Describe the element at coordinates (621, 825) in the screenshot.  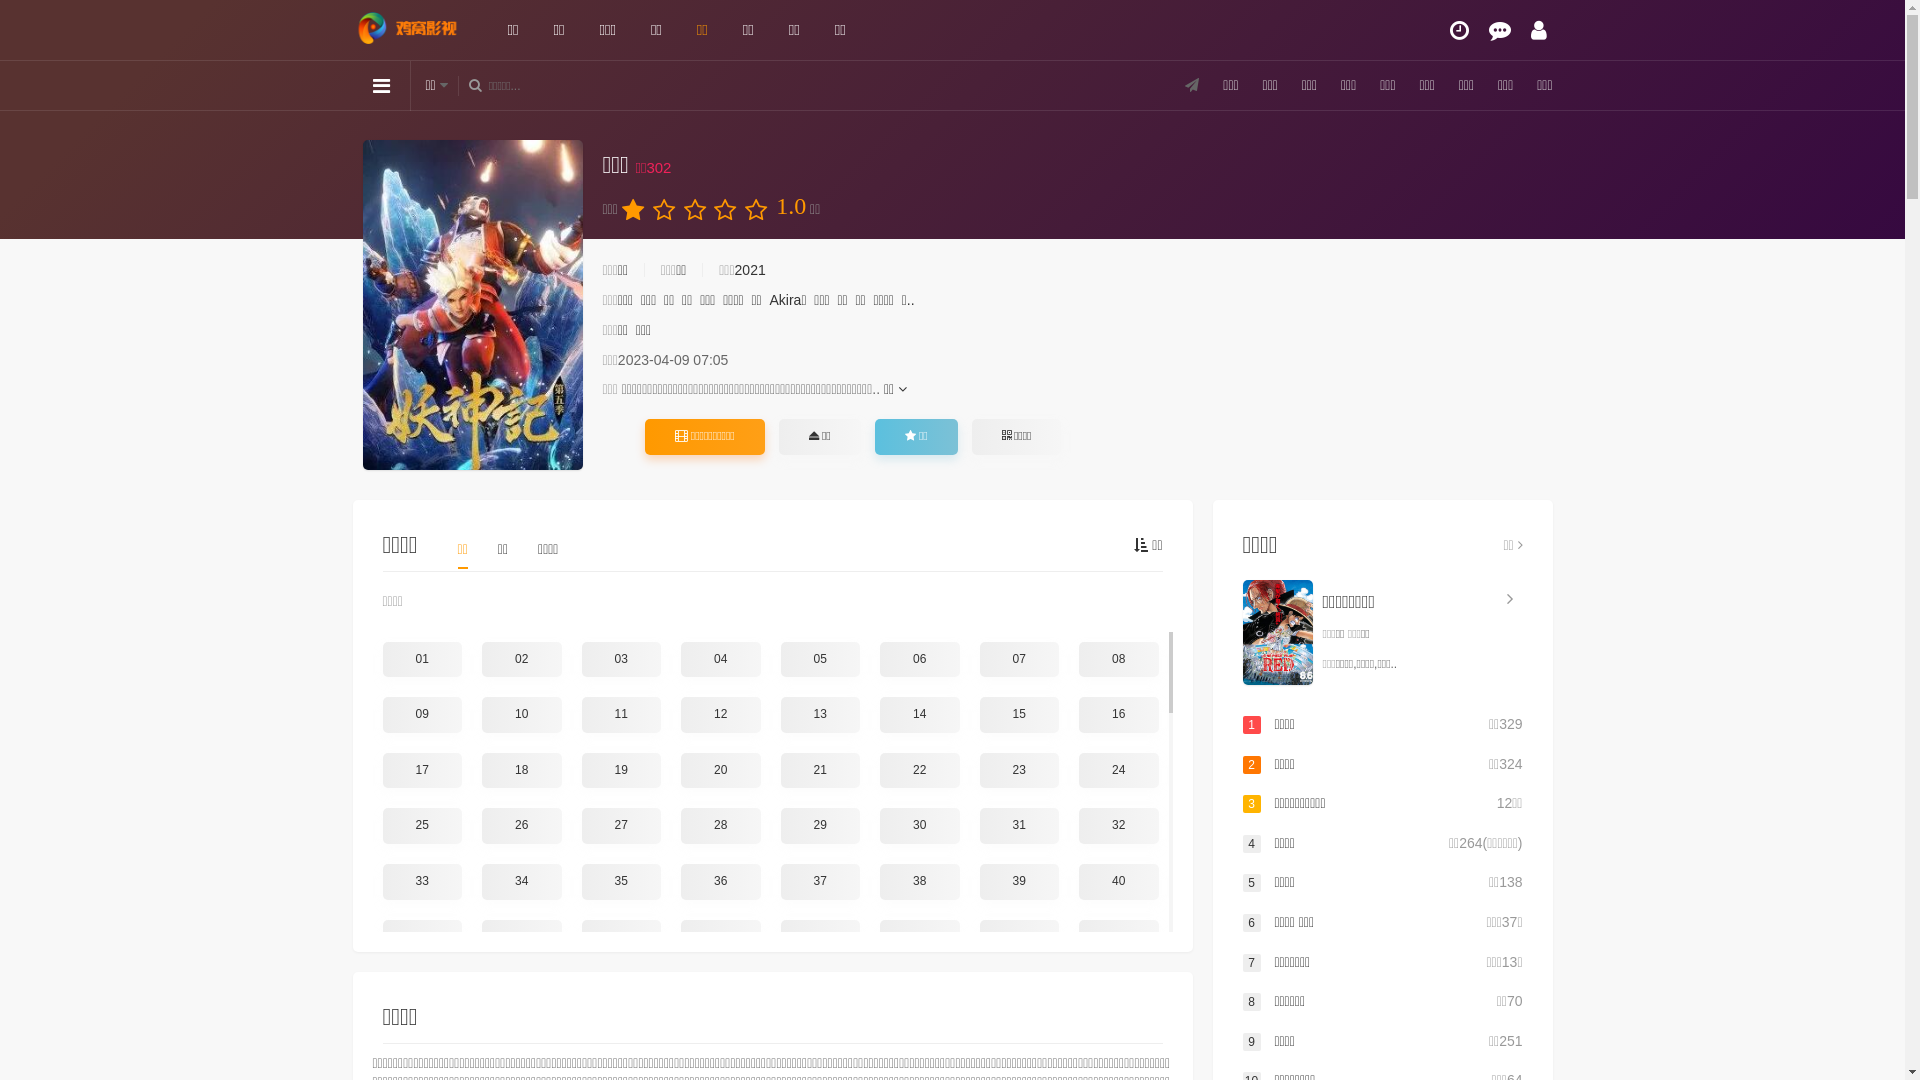
I see `'27'` at that location.